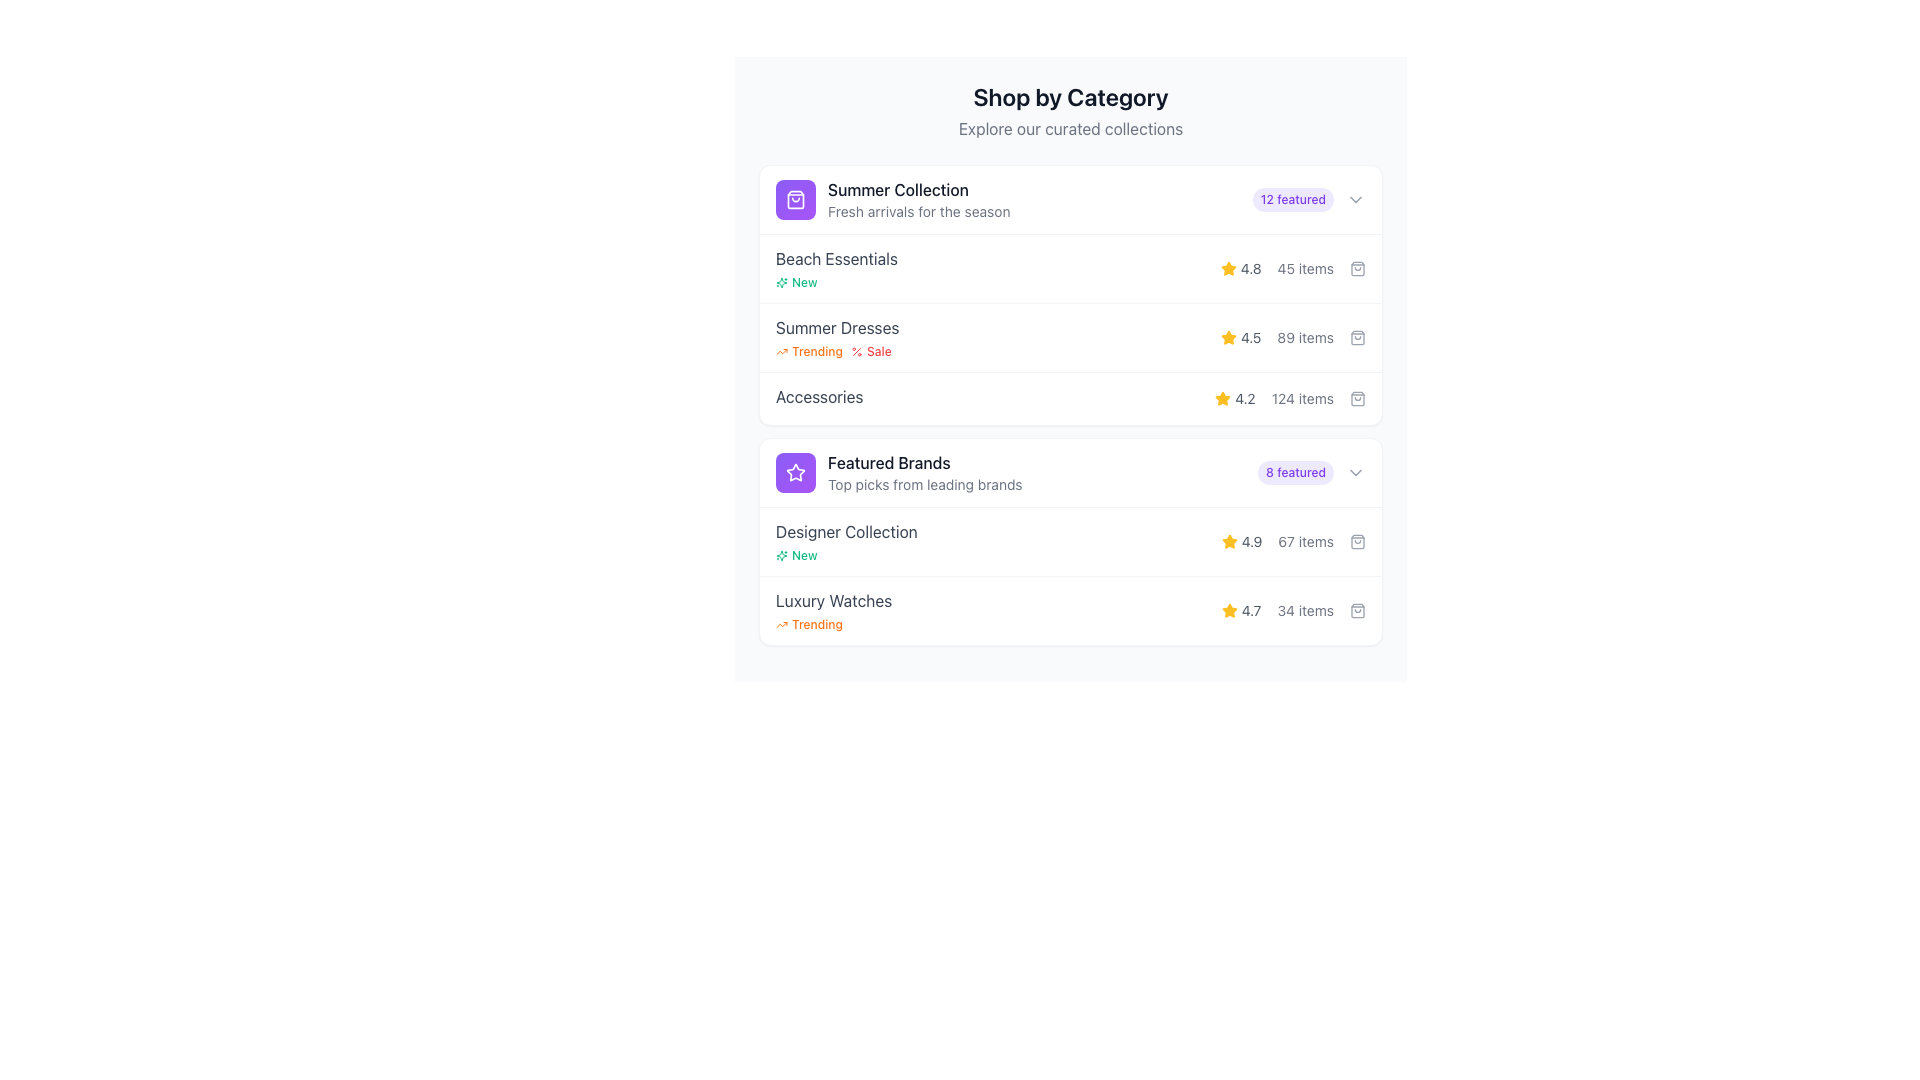 The image size is (1920, 1080). Describe the element at coordinates (804, 555) in the screenshot. I see `the 'New' text label styled in light green, located next to a green icon under the 'Designer Collection' in the 'Featured Brands' section` at that location.